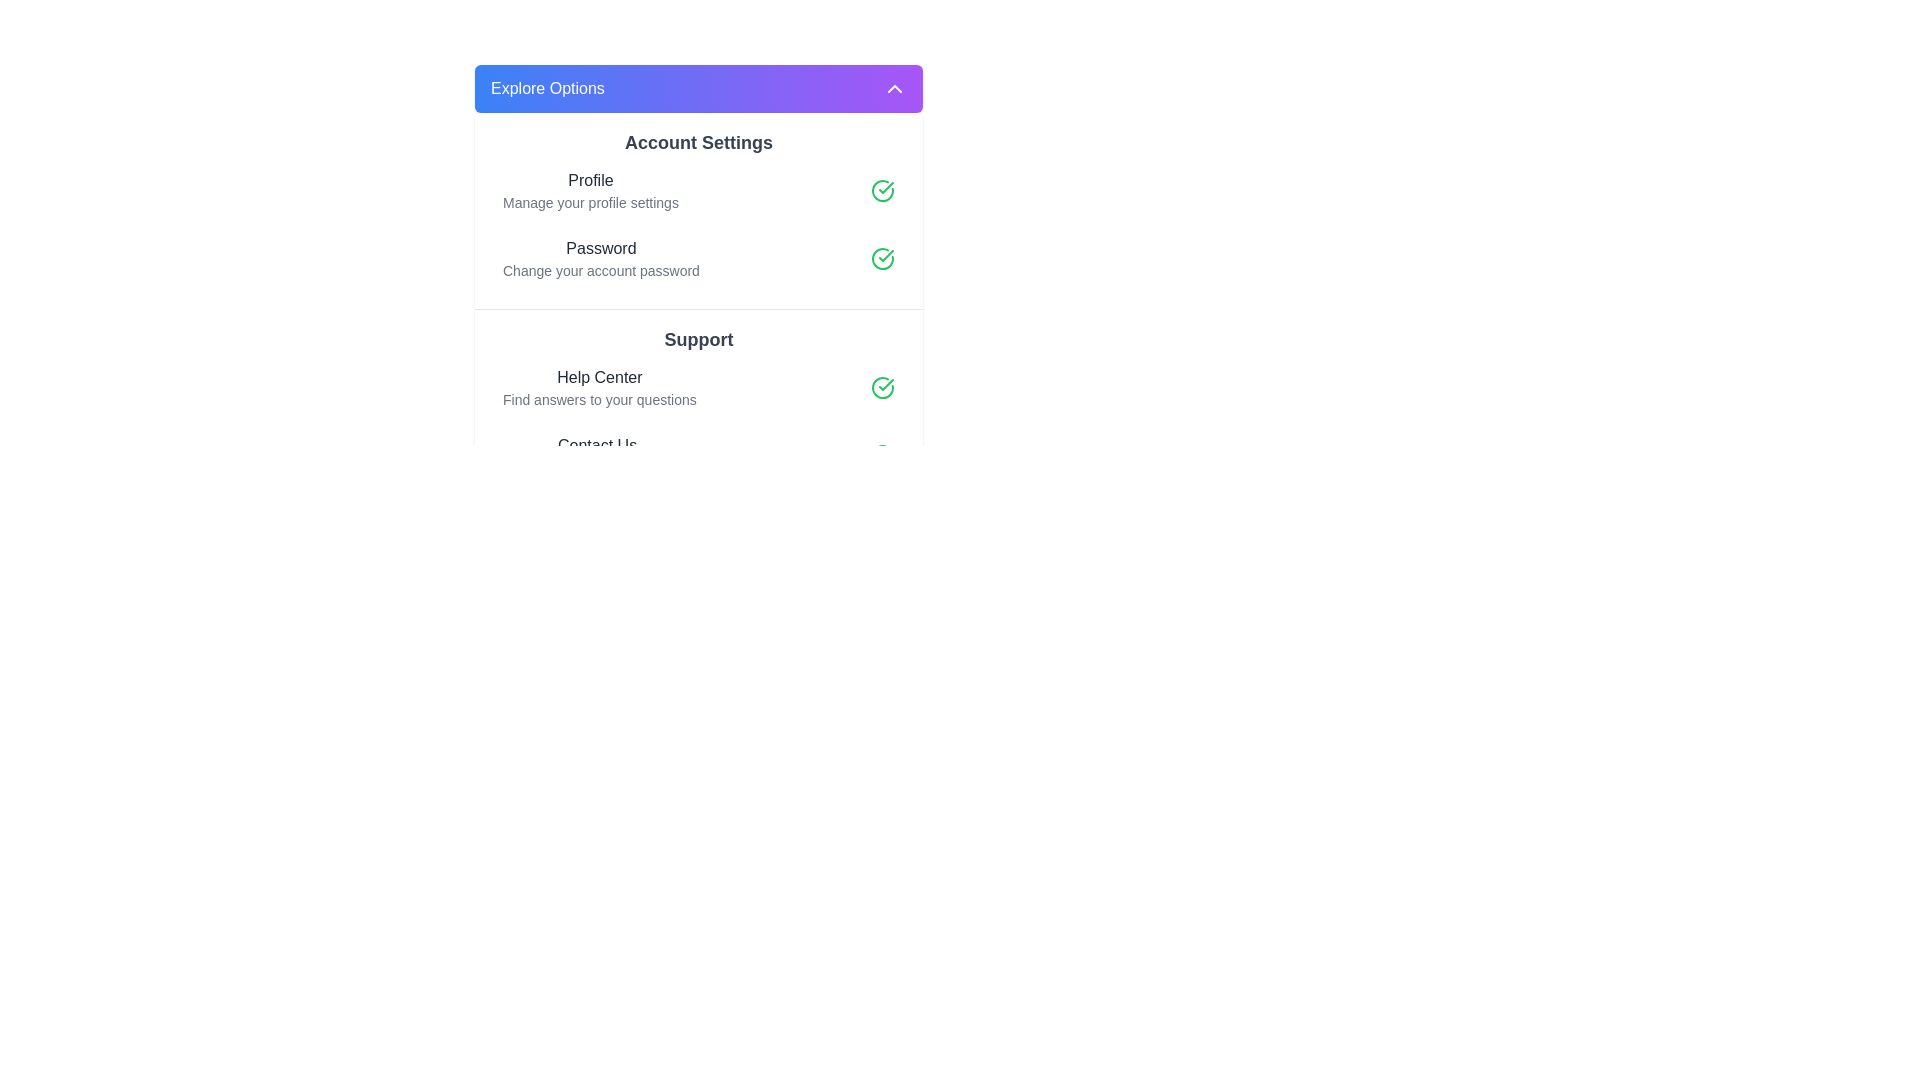 This screenshot has height=1080, width=1920. What do you see at coordinates (589, 181) in the screenshot?
I see `the 'Profile' text label in the 'Account Settings' section, which is styled with a medium-weight font and dark gray color` at bounding box center [589, 181].